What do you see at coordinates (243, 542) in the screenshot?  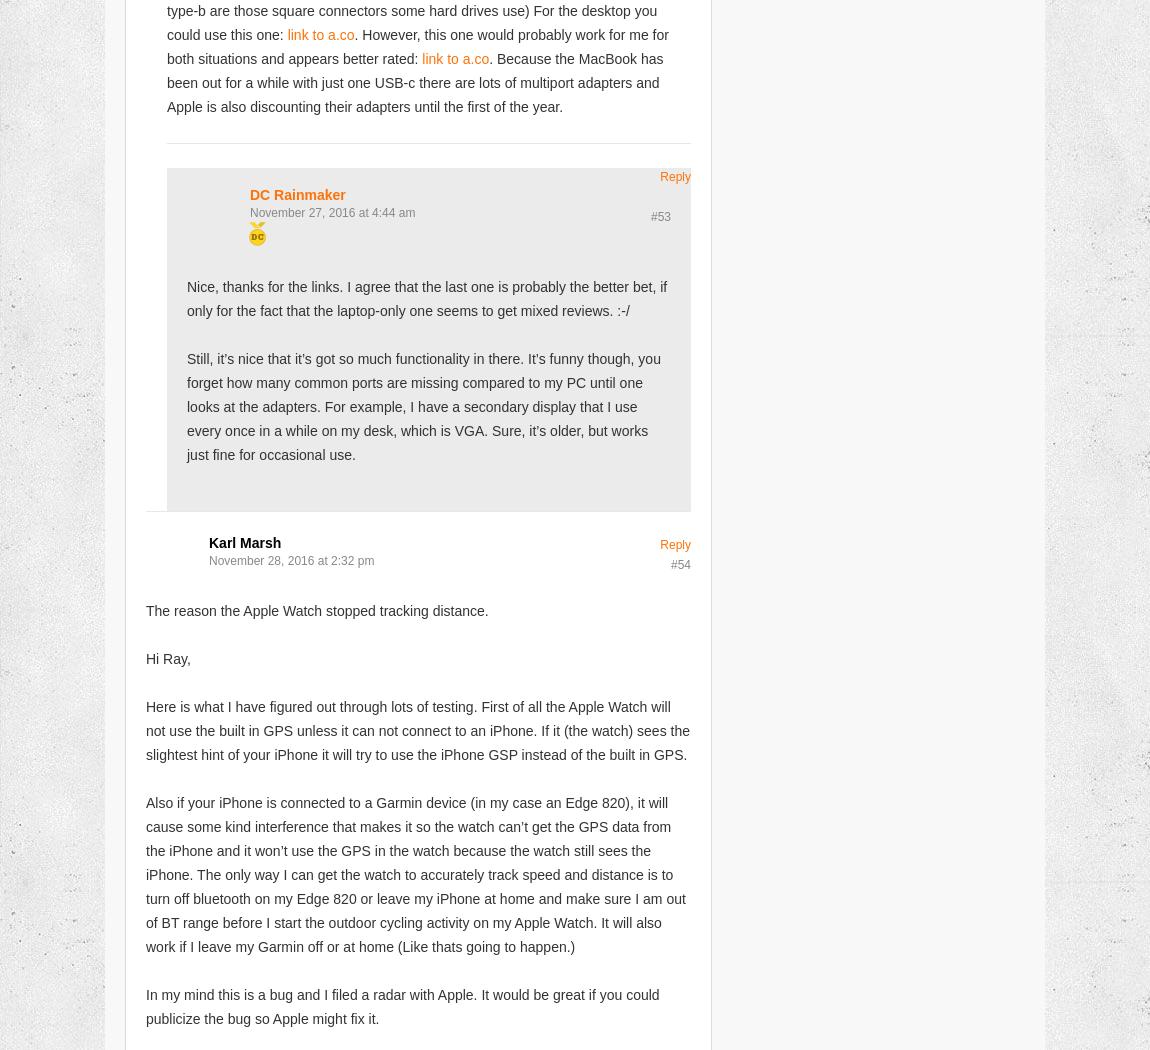 I see `'Karl Marsh'` at bounding box center [243, 542].